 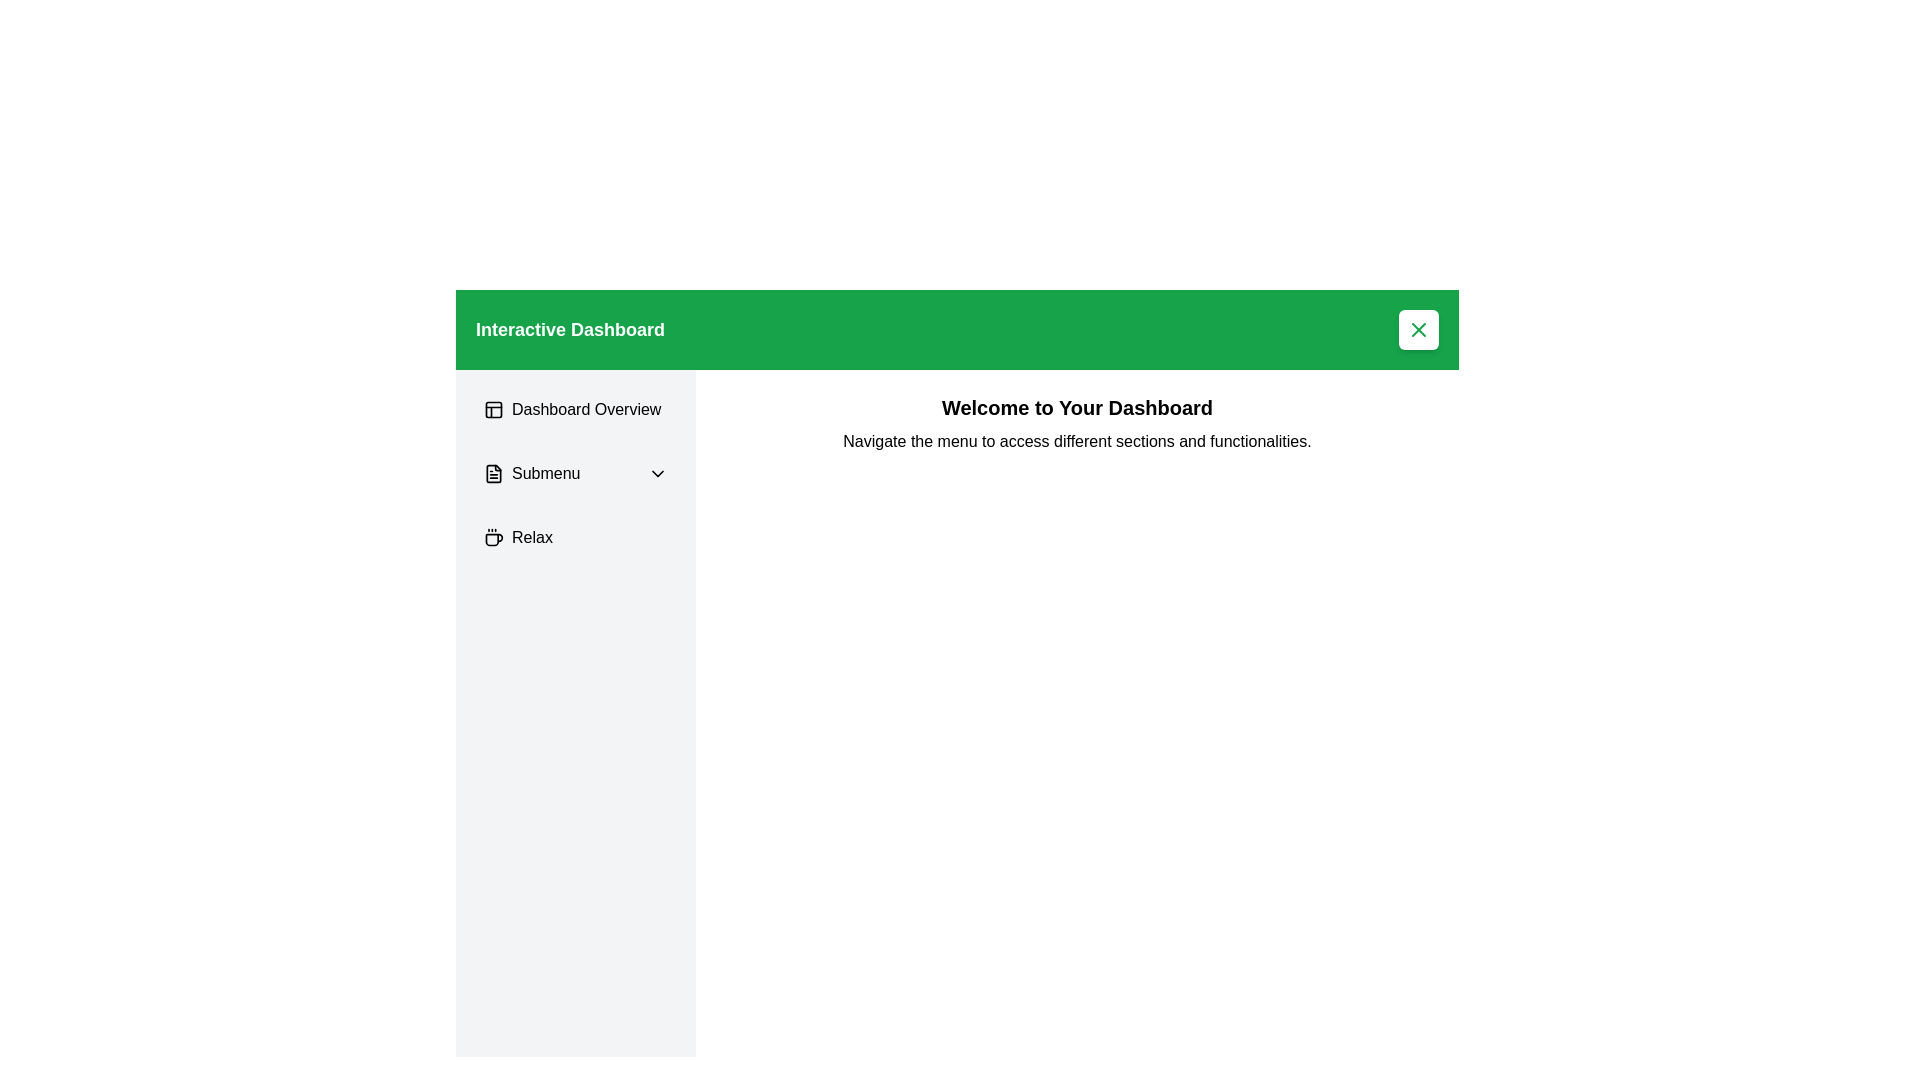 What do you see at coordinates (494, 474) in the screenshot?
I see `the document icon in the vertical sidebar menu, which is positioned to the left of the 'Submenu' text` at bounding box center [494, 474].